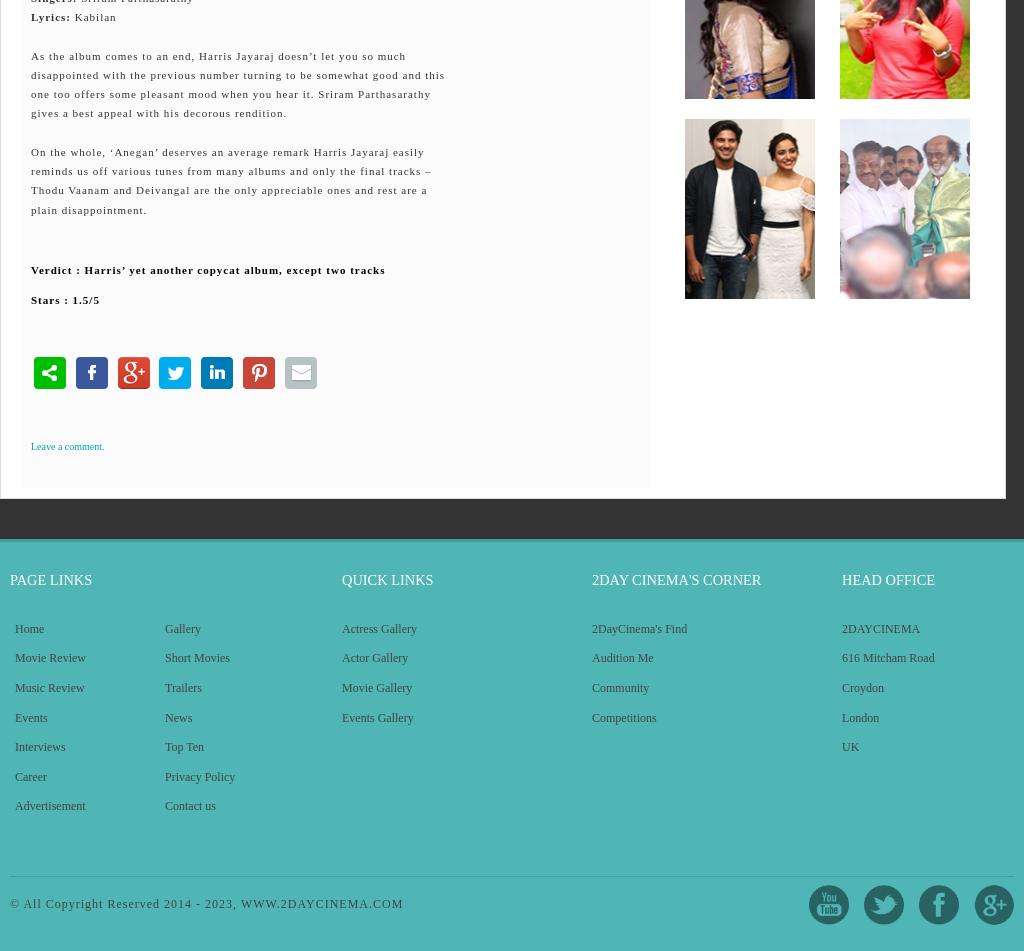  Describe the element at coordinates (158, 112) in the screenshot. I see `'gives a best appeal with his decorous rendition.'` at that location.